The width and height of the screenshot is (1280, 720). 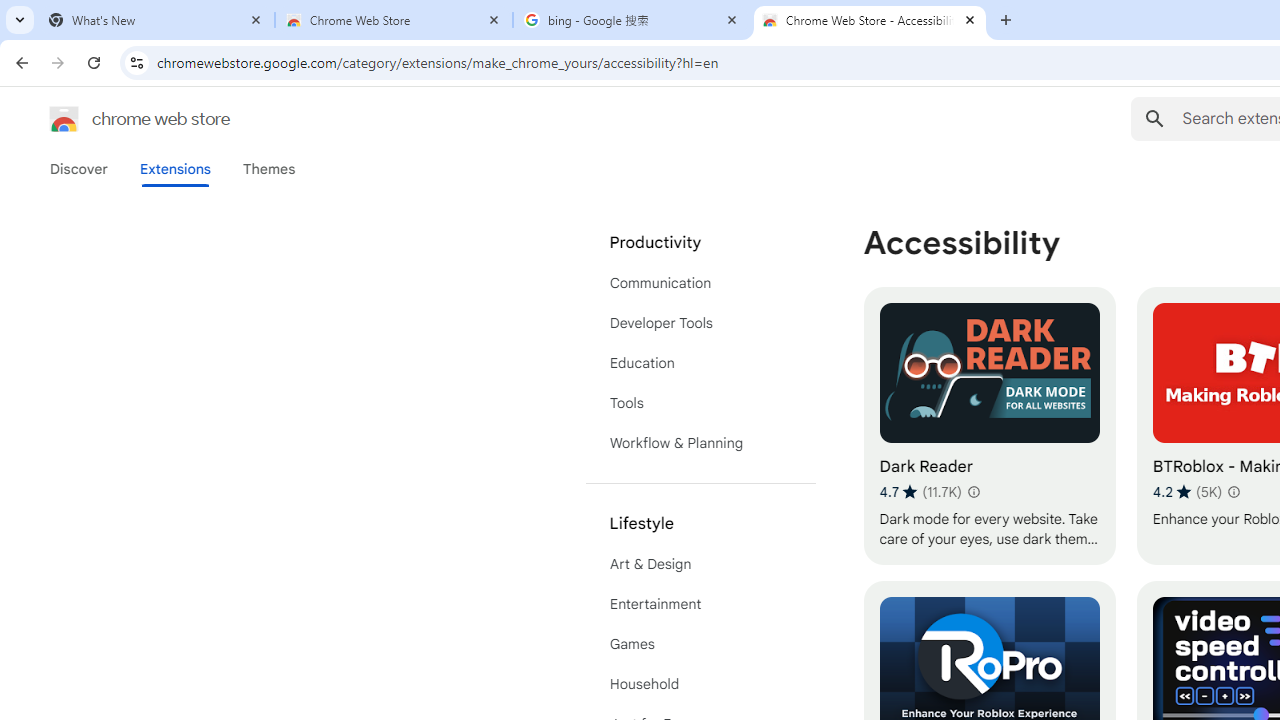 What do you see at coordinates (19, 61) in the screenshot?
I see `'Back'` at bounding box center [19, 61].